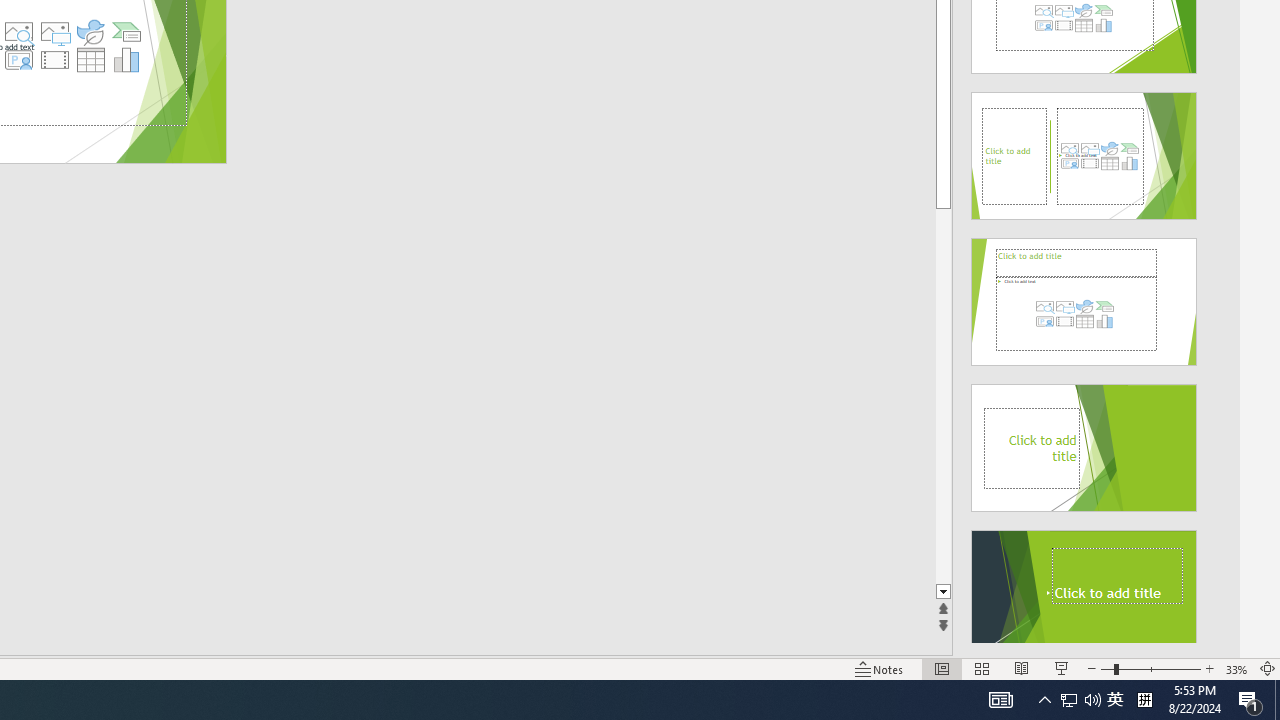  Describe the element at coordinates (54, 59) in the screenshot. I see `'Insert Video'` at that location.